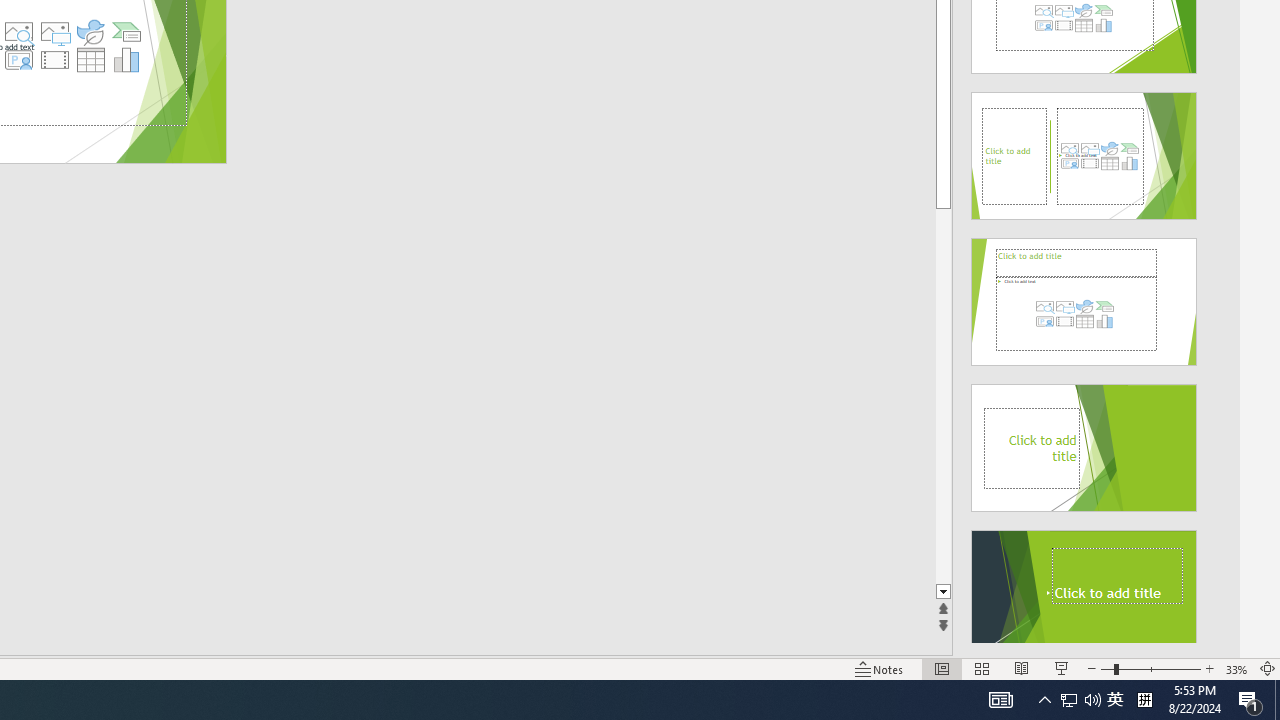  Describe the element at coordinates (54, 59) in the screenshot. I see `'Insert Video'` at that location.